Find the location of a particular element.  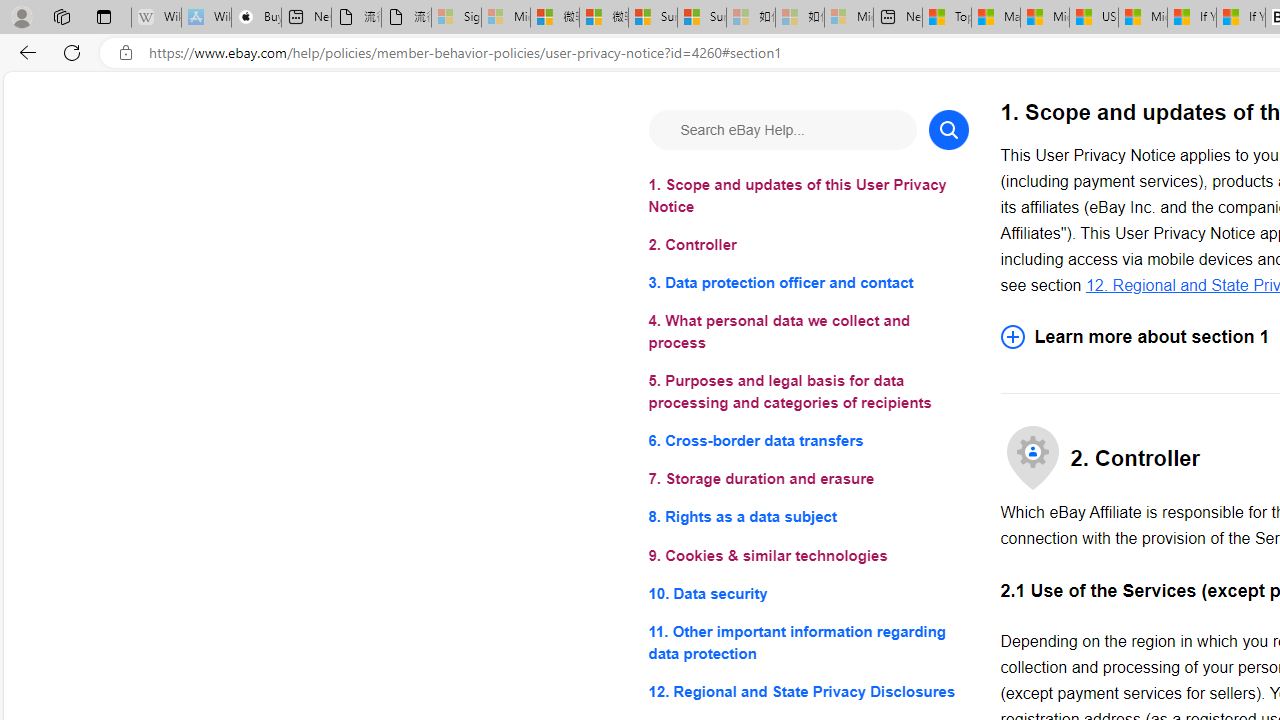

'3. Data protection officer and contact' is located at coordinates (808, 283).